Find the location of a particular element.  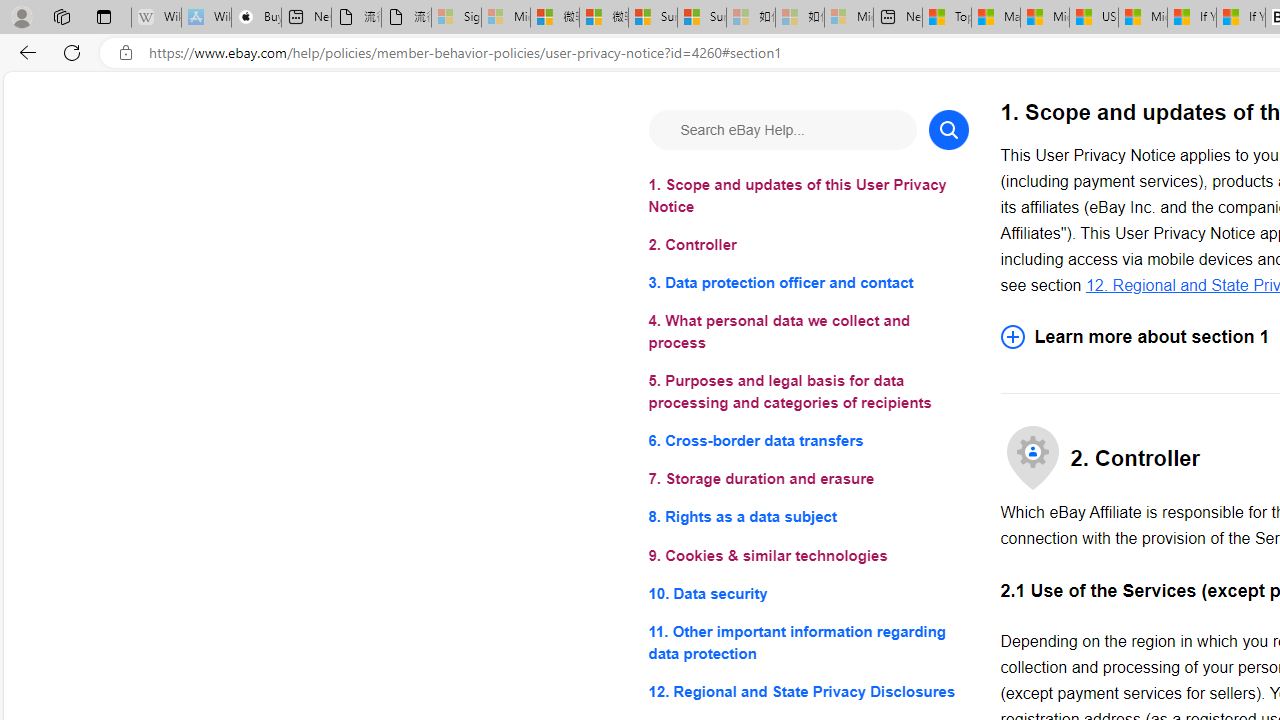

'3. Data protection officer and contact' is located at coordinates (808, 283).